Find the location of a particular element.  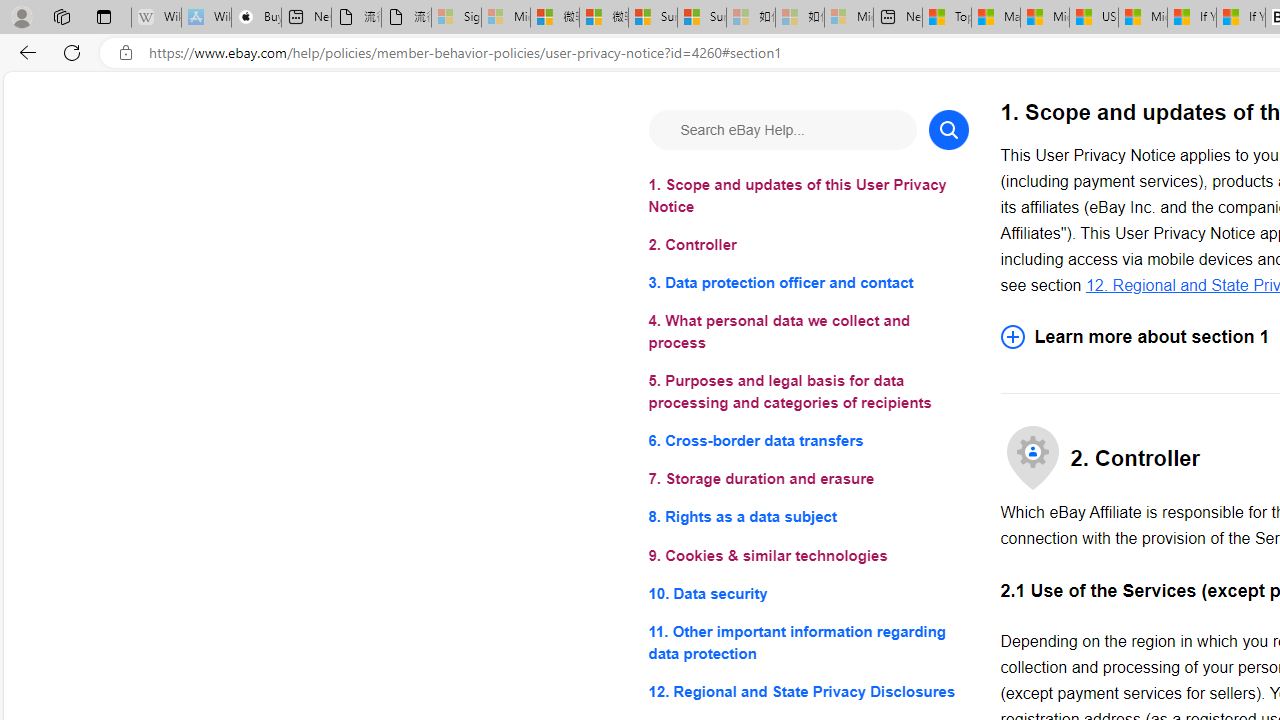

'3. Data protection officer and contact' is located at coordinates (808, 283).